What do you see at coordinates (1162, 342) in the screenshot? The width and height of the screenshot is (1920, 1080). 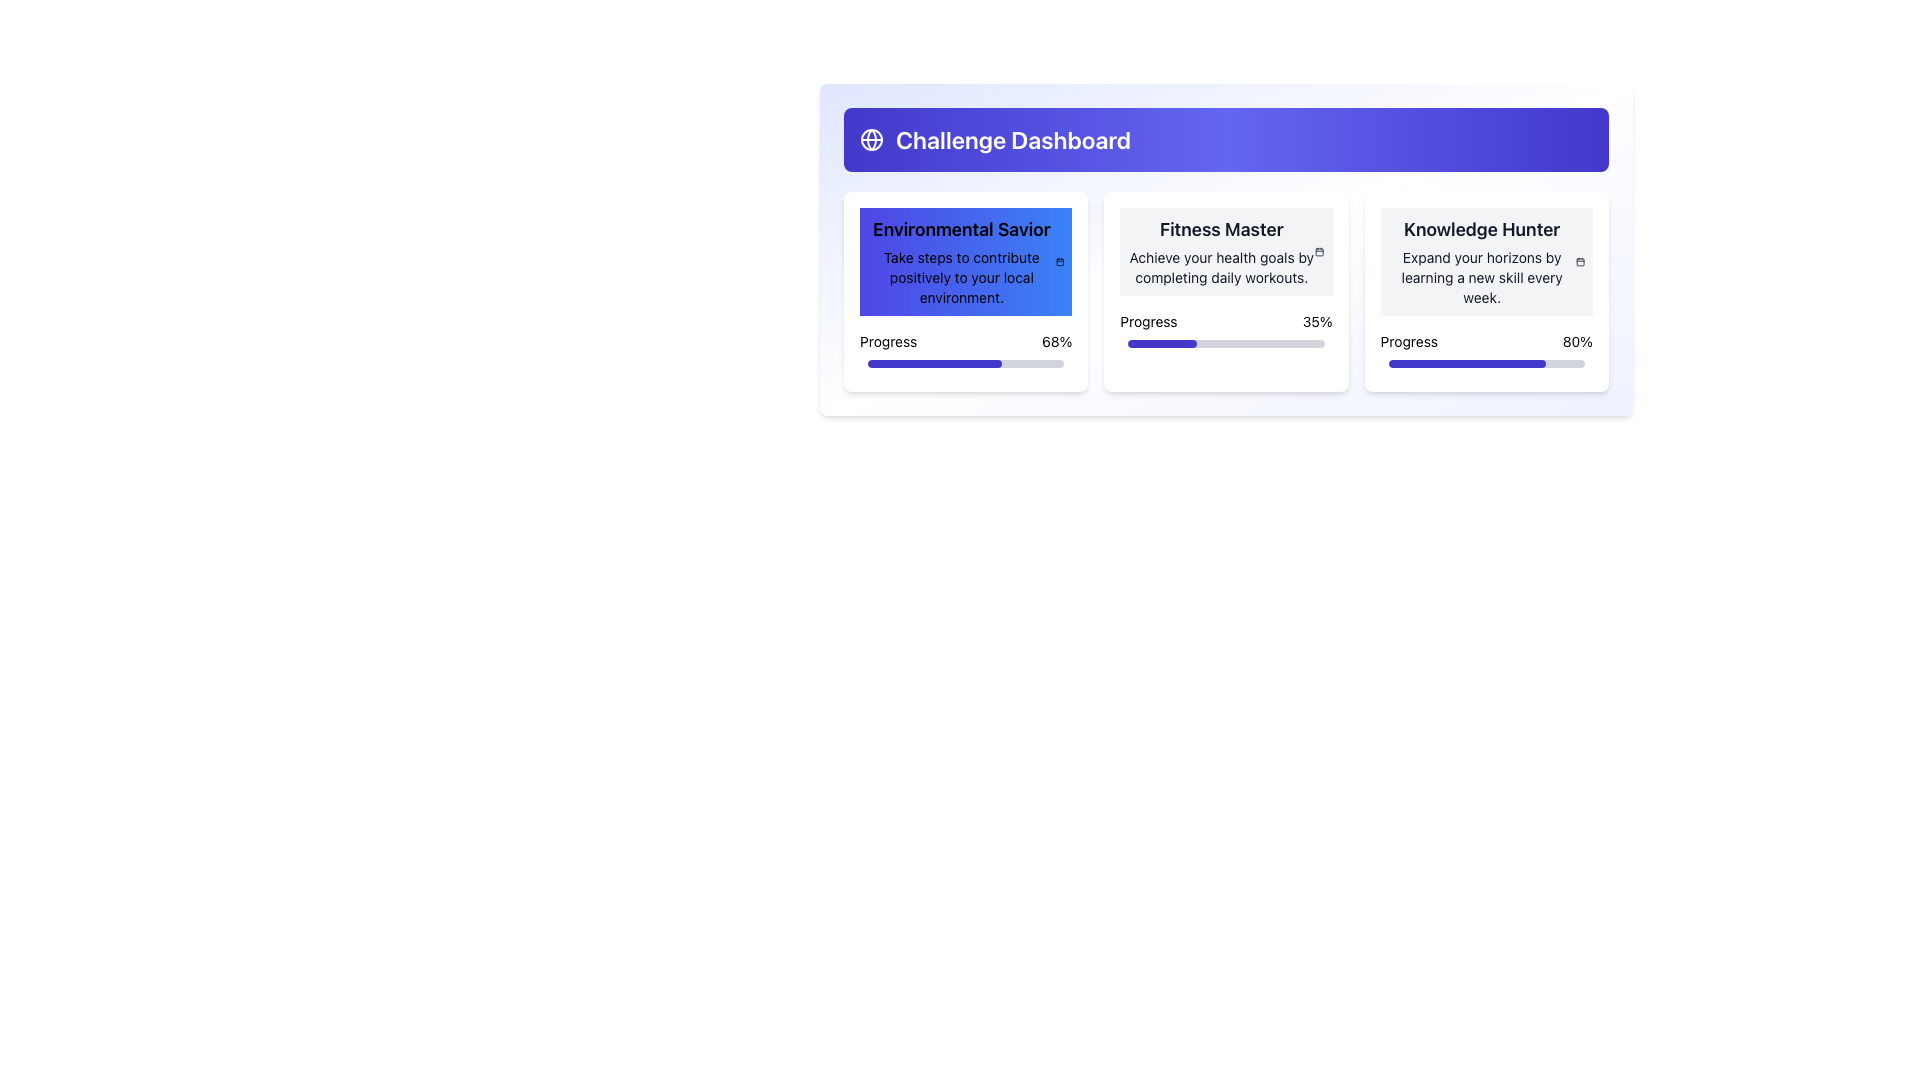 I see `the indigo-colored progress bar segment representing 35% progress within the 'Fitness Master' card` at bounding box center [1162, 342].